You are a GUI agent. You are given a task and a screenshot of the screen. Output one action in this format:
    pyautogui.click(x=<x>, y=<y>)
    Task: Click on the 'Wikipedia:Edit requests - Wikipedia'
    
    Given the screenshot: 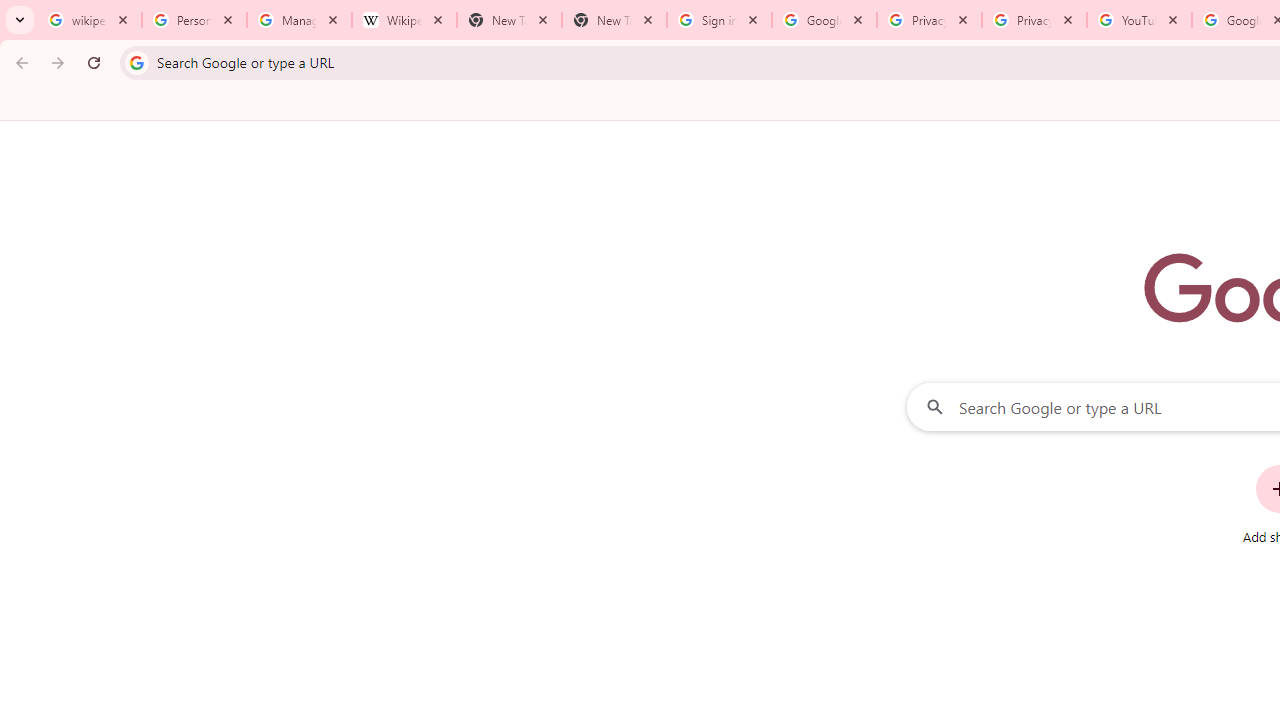 What is the action you would take?
    pyautogui.click(x=403, y=20)
    